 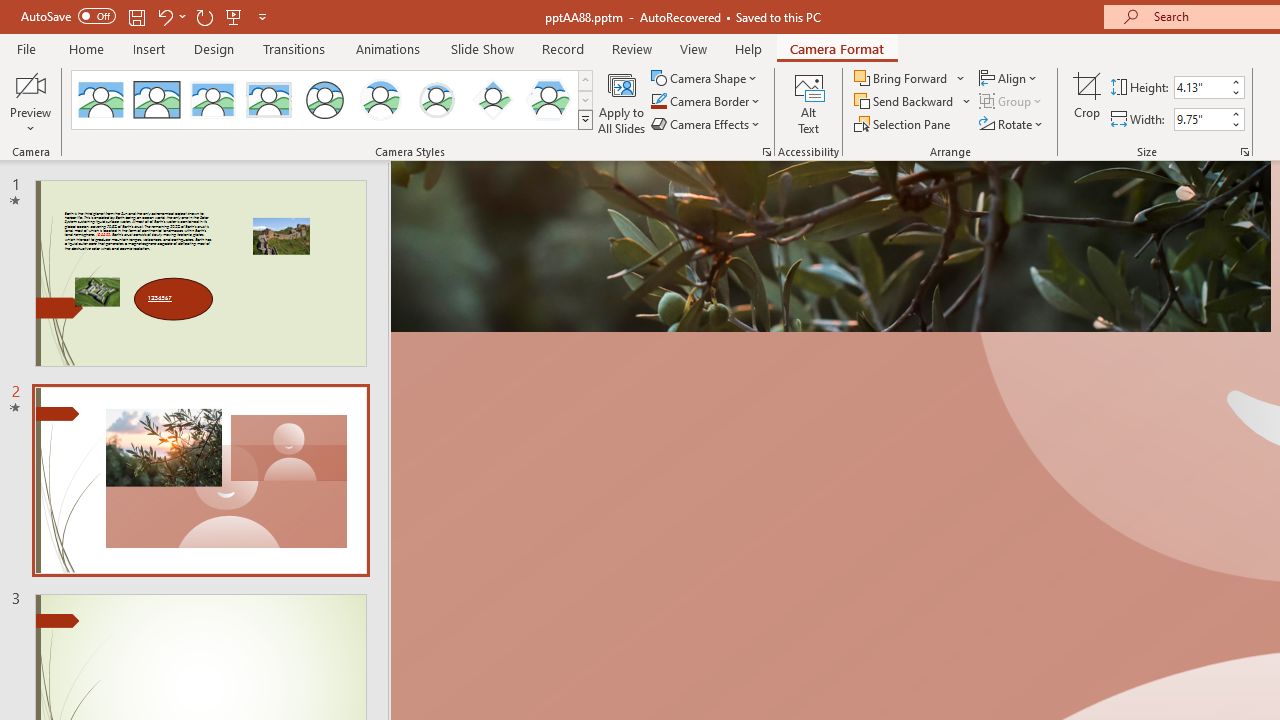 What do you see at coordinates (267, 100) in the screenshot?
I see `'Soft Edge Rectangle'` at bounding box center [267, 100].